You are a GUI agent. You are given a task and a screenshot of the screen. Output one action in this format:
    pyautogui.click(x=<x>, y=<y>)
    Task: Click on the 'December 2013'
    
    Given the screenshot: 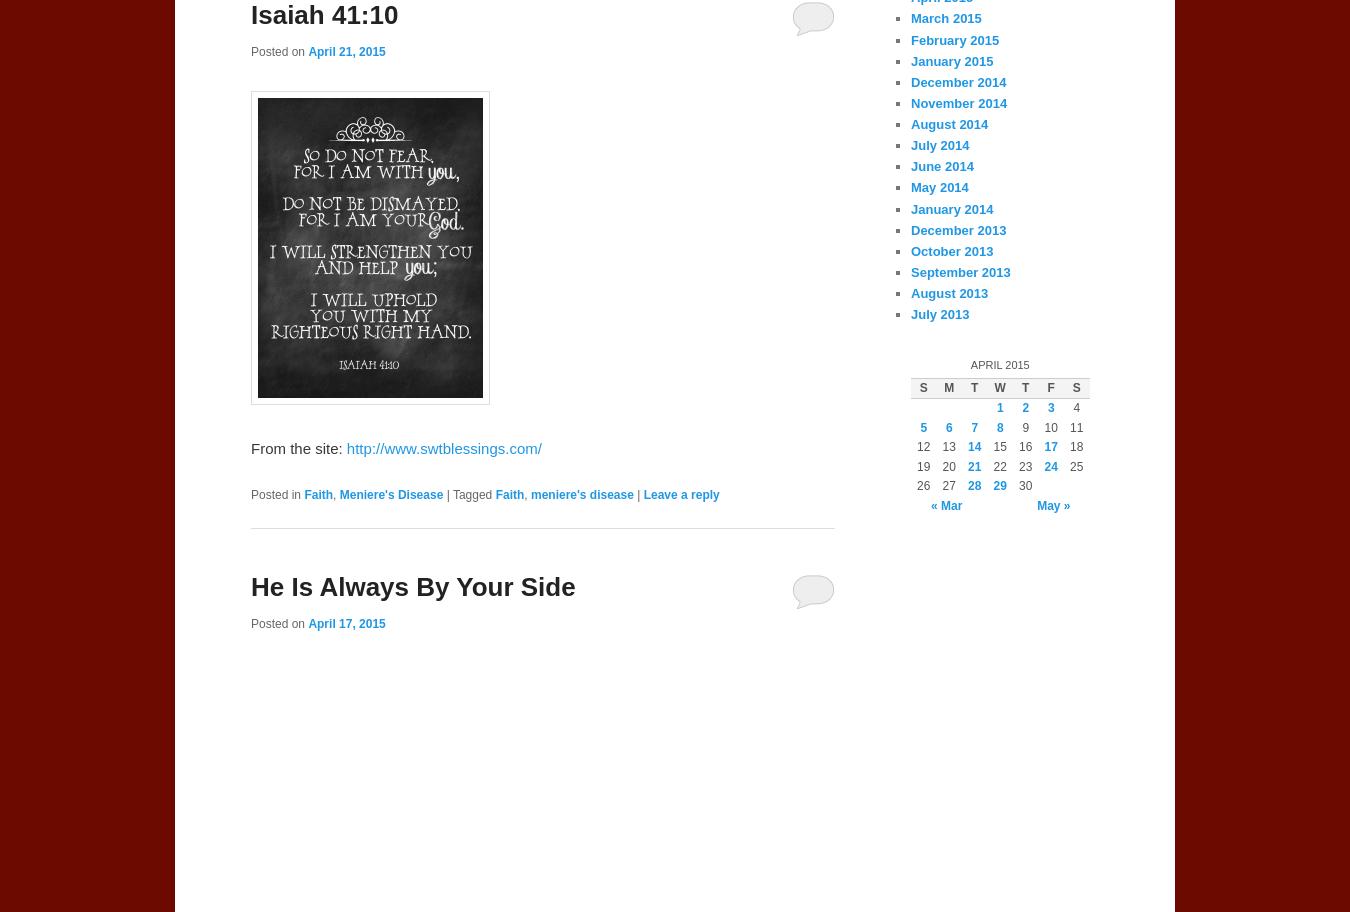 What is the action you would take?
    pyautogui.click(x=957, y=229)
    